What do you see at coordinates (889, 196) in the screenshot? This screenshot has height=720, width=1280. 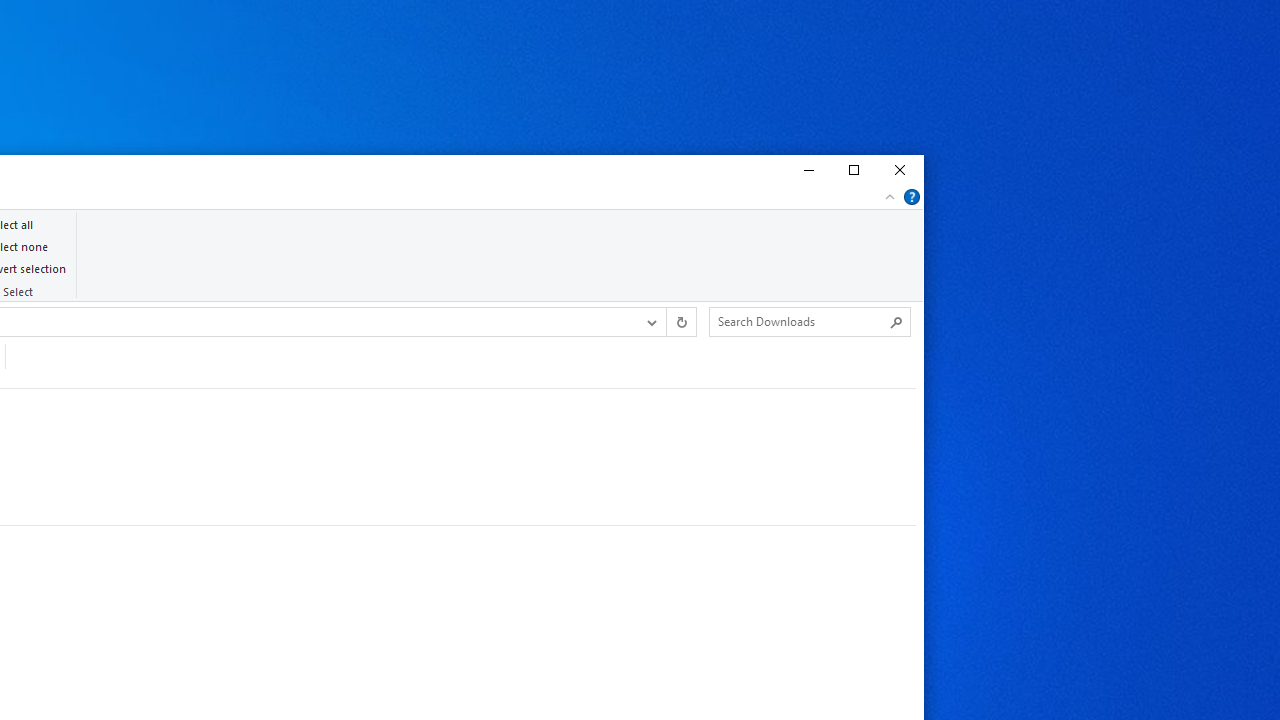 I see `'Minimize the Ribbon'` at bounding box center [889, 196].